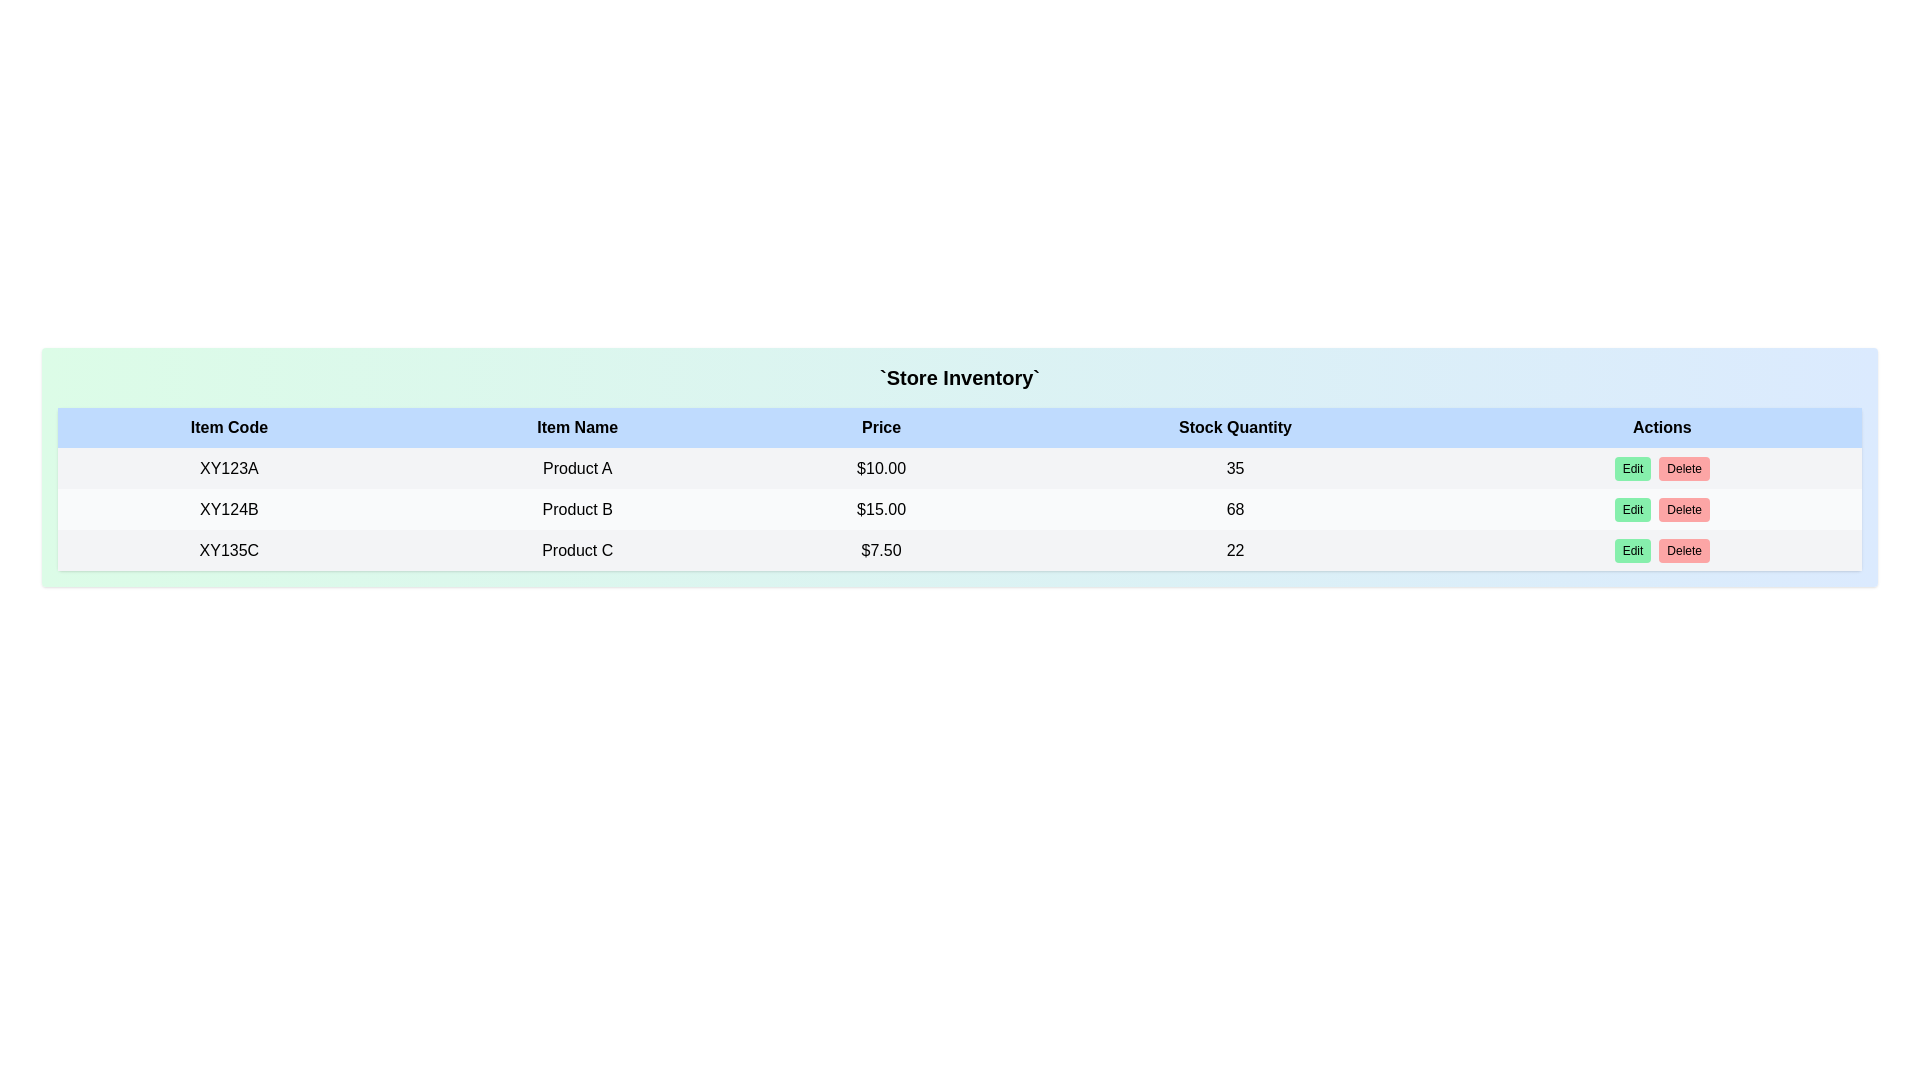 The width and height of the screenshot is (1920, 1080). Describe the element at coordinates (880, 508) in the screenshot. I see `the text element displaying the price '$15.00' located in the 'Price' column for 'Product B' in the table structure` at that location.